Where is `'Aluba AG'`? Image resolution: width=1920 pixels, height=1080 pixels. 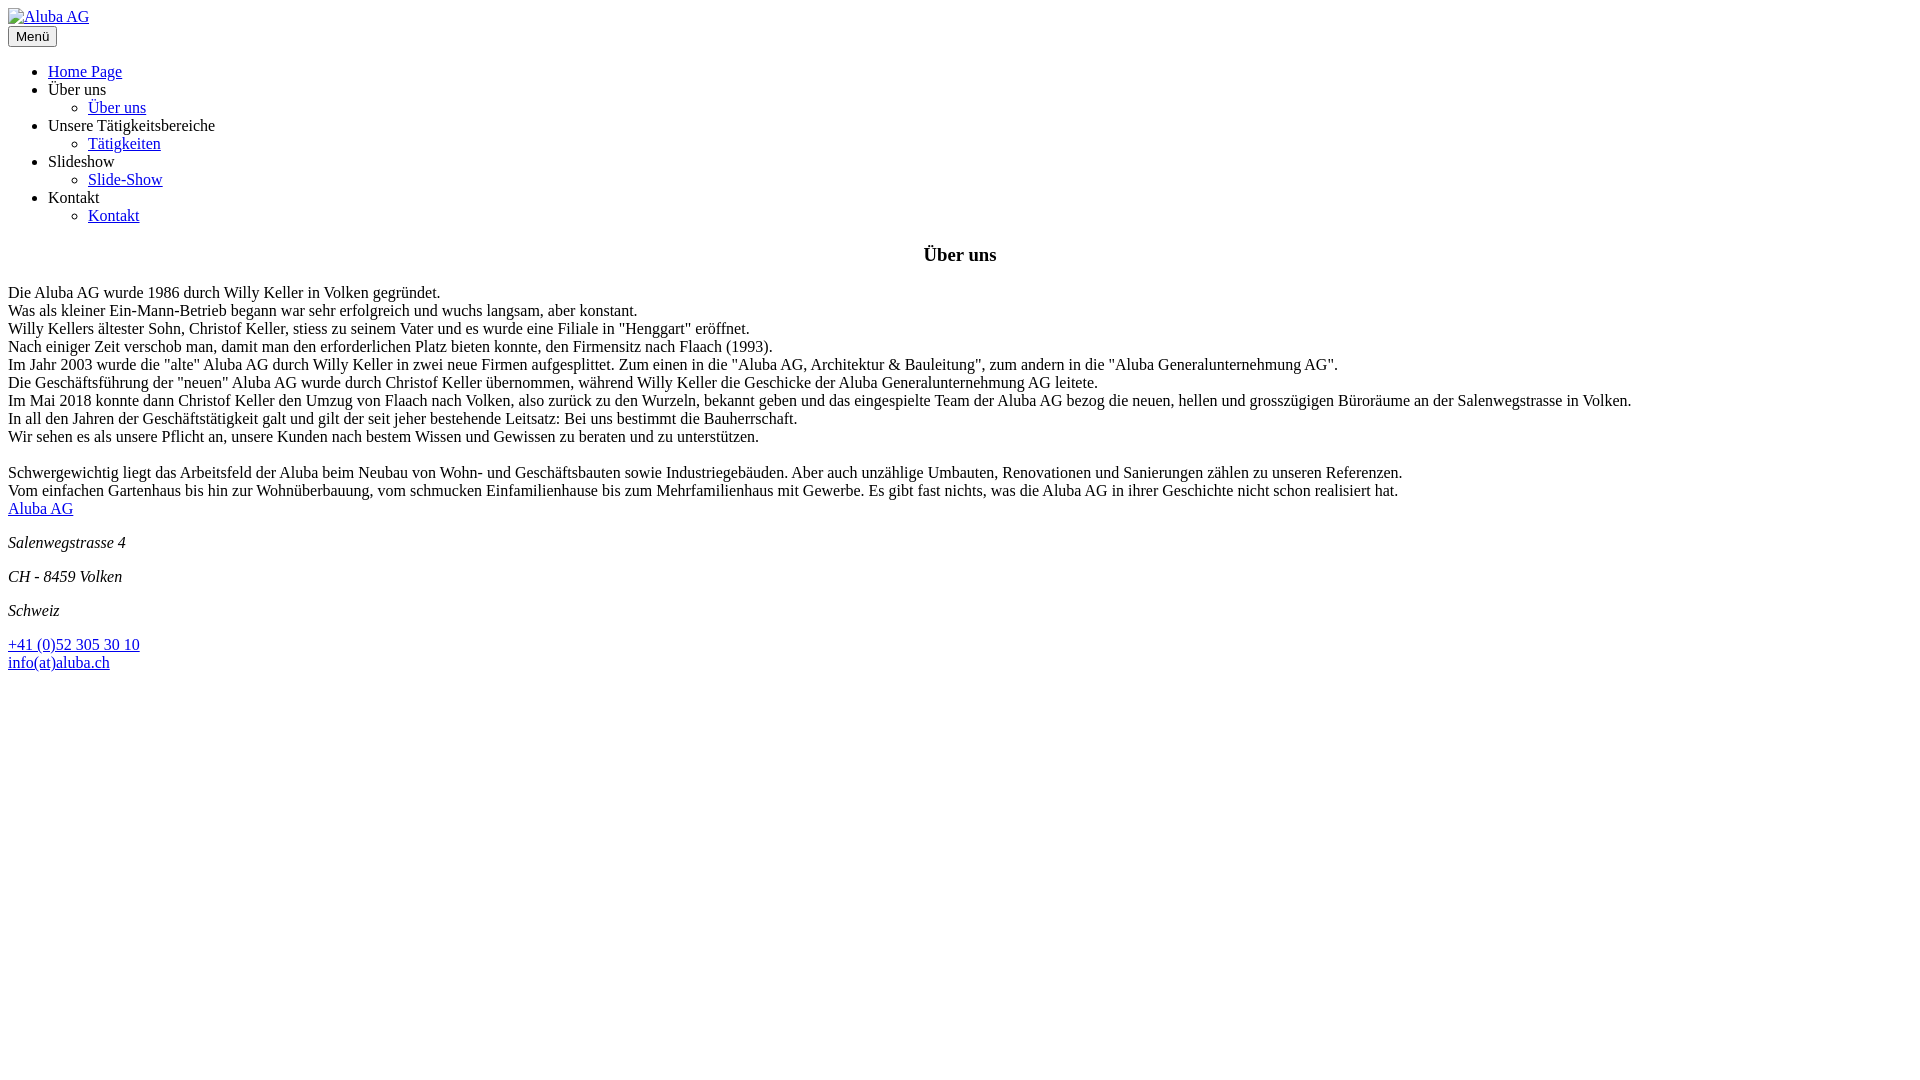
'Aluba AG' is located at coordinates (40, 507).